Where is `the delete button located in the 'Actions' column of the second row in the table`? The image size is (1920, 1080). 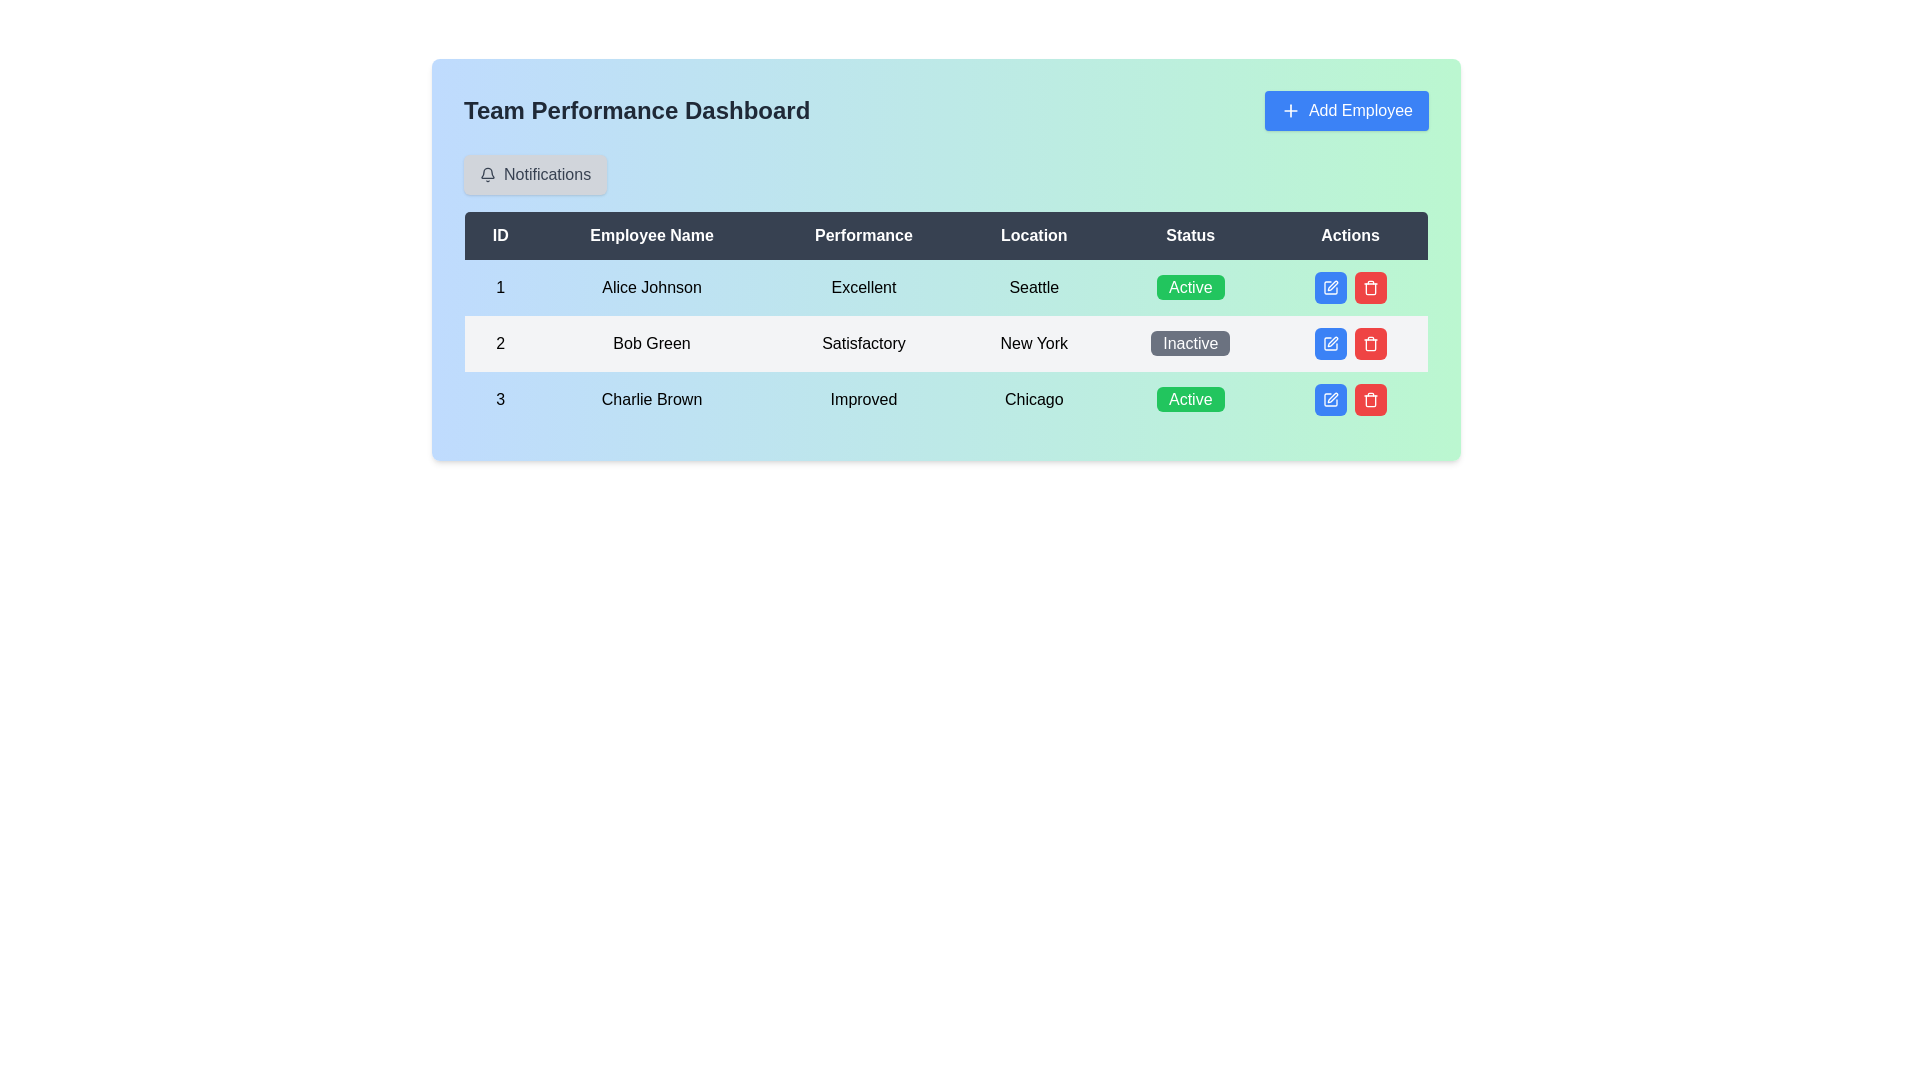
the delete button located in the 'Actions' column of the second row in the table is located at coordinates (1369, 288).